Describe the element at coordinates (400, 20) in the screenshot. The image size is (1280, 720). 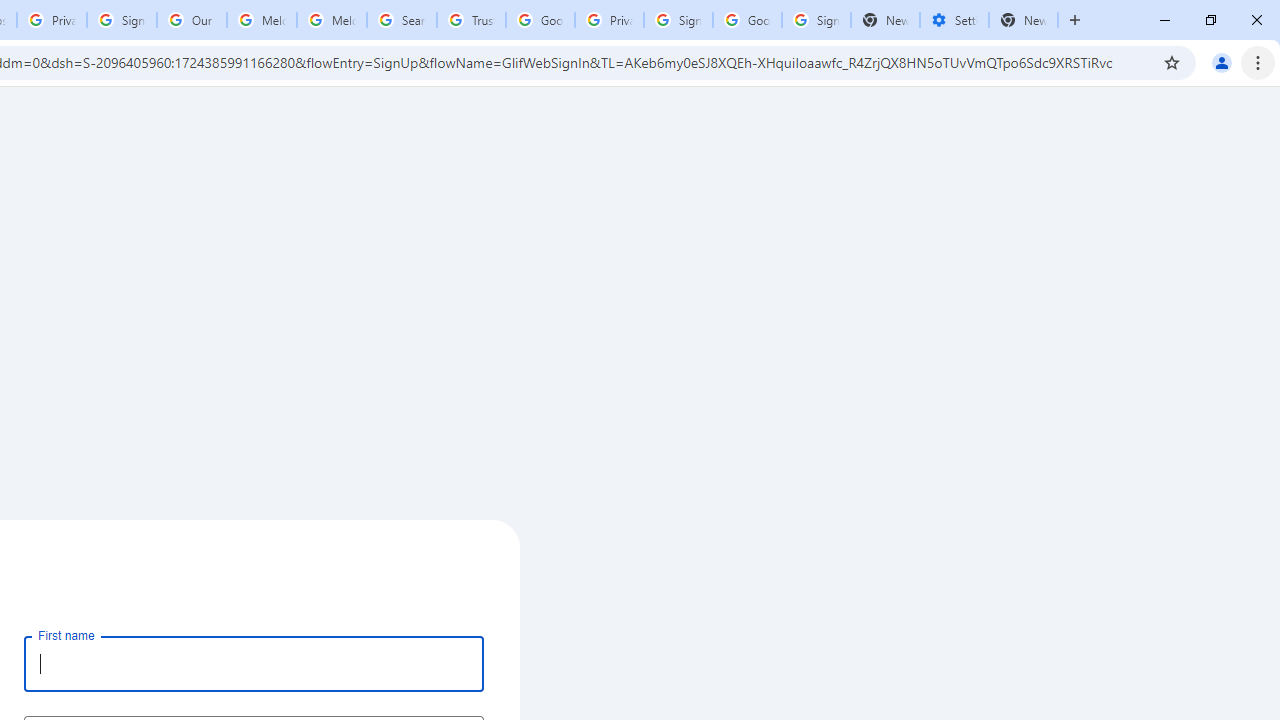
I see `'Search our Doodle Library Collection - Google Doodles'` at that location.